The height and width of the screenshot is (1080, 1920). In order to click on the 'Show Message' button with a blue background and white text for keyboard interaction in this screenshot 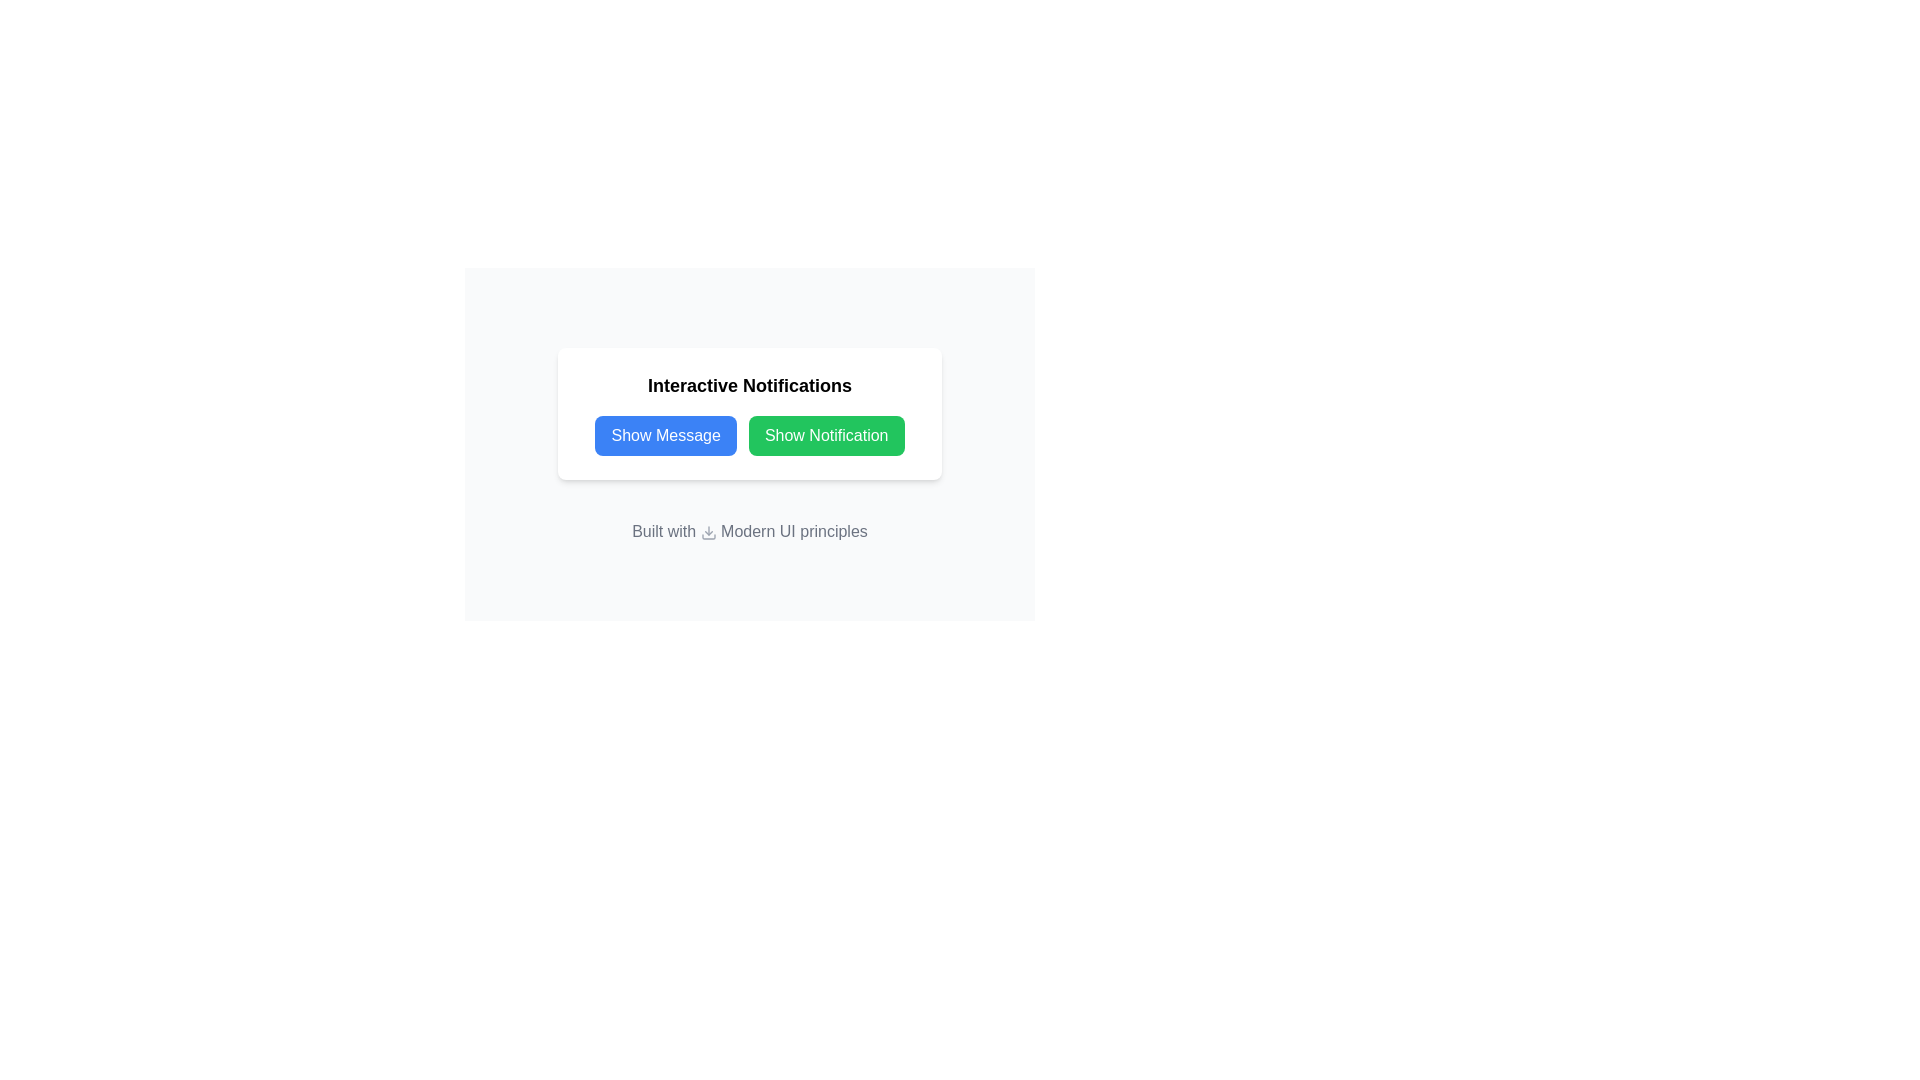, I will do `click(666, 434)`.